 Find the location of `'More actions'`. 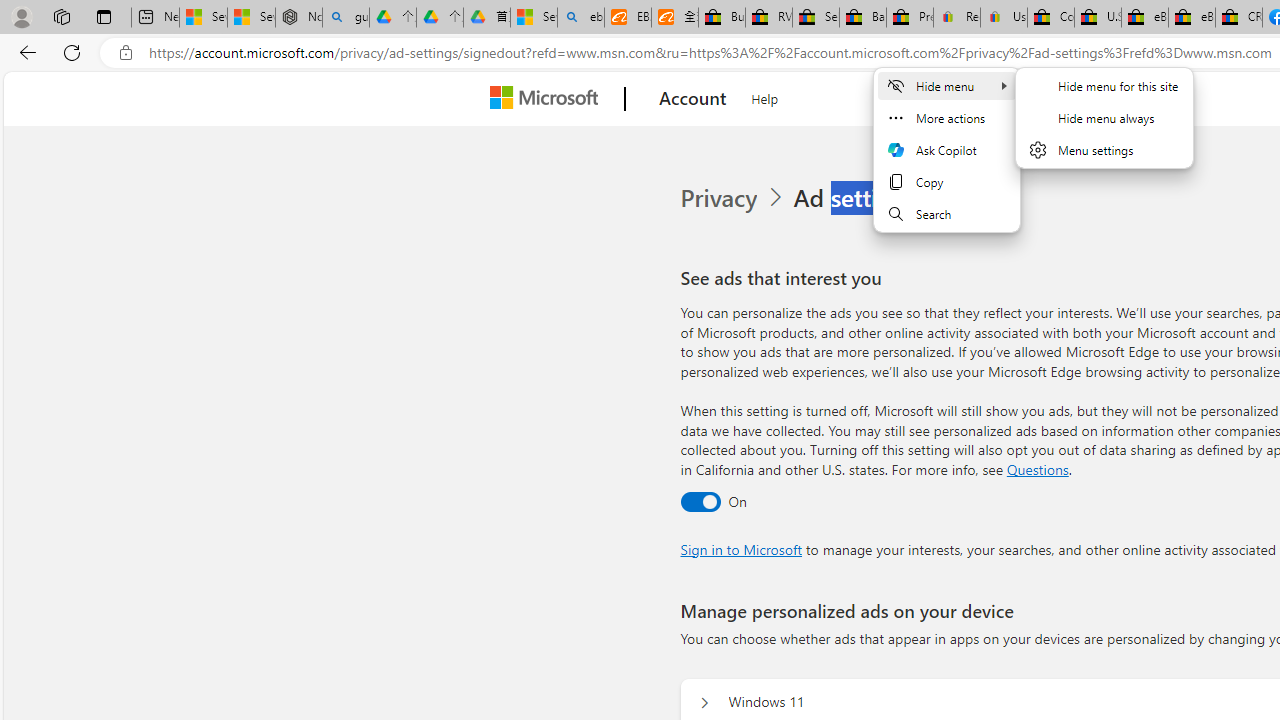

'More actions' is located at coordinates (946, 118).